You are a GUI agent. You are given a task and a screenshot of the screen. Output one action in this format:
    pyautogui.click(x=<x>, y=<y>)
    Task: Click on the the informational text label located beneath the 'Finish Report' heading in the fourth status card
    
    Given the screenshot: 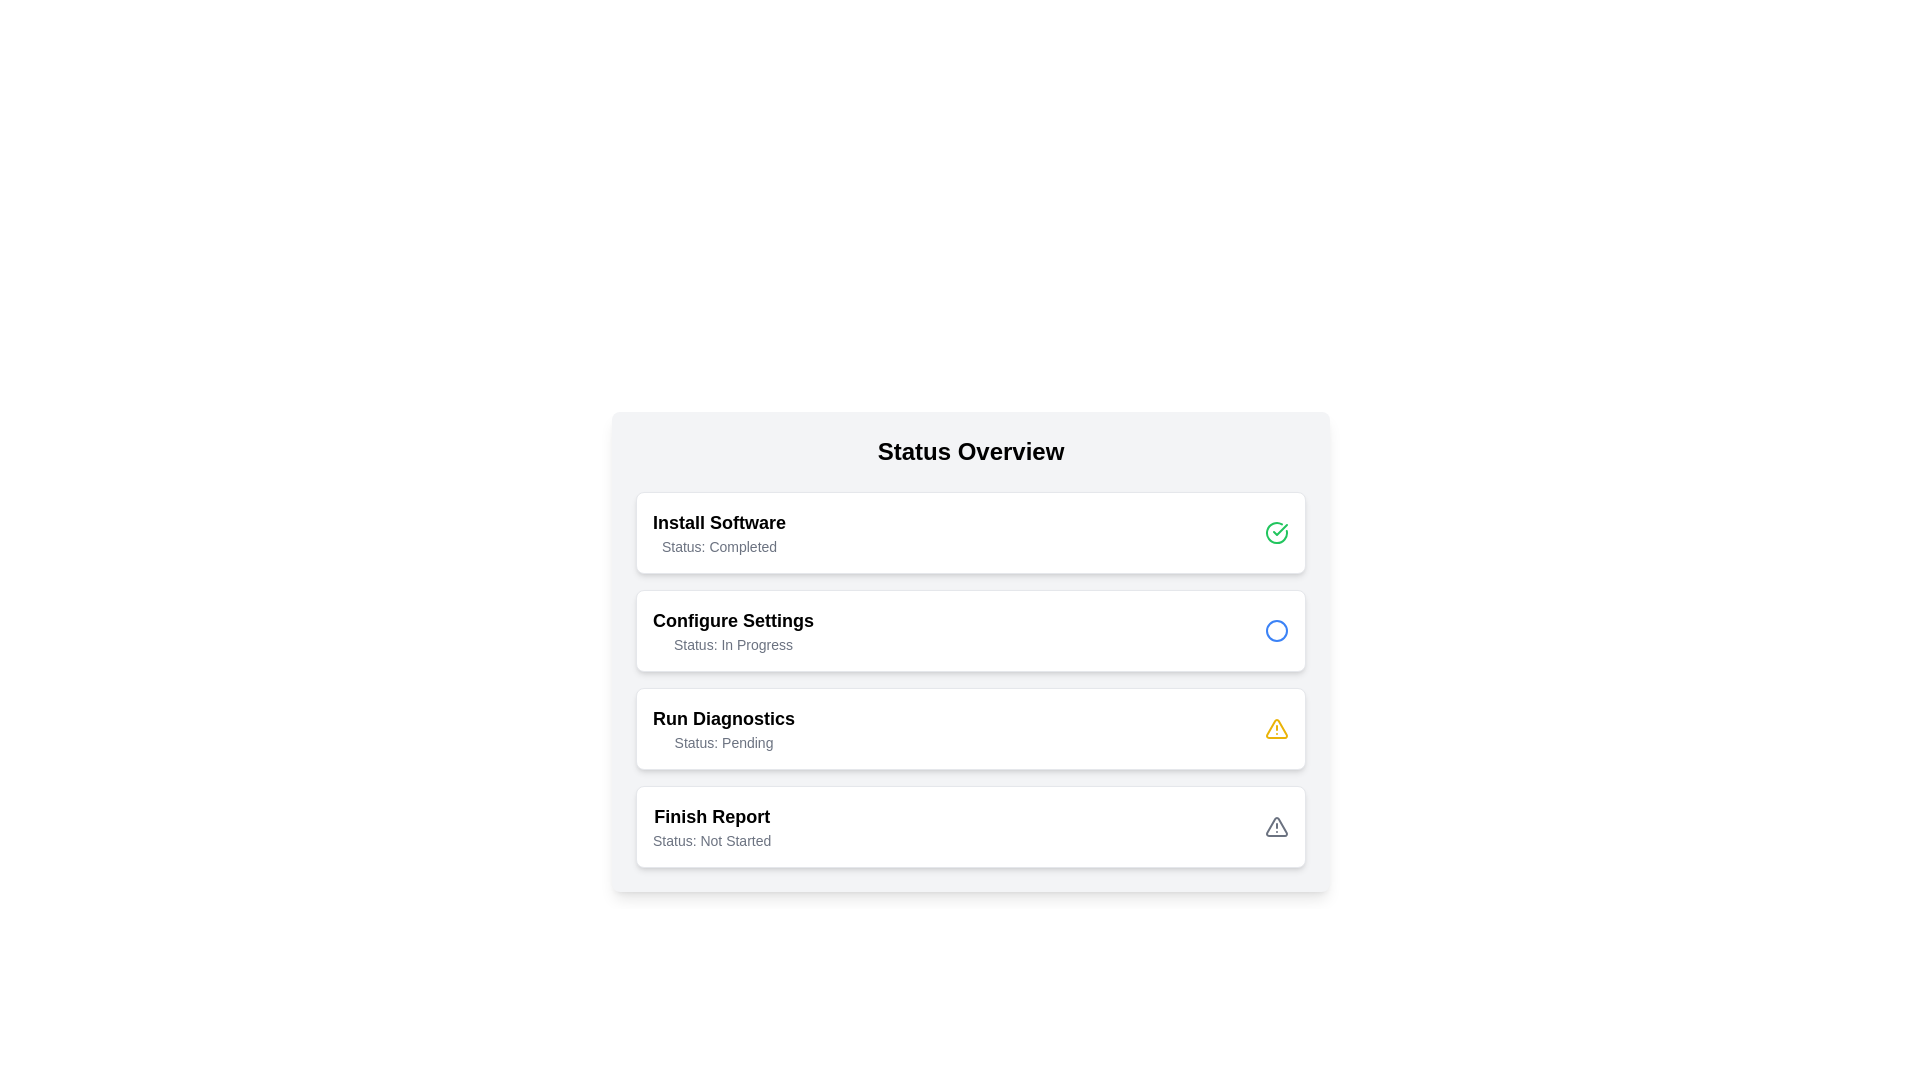 What is the action you would take?
    pyautogui.click(x=712, y=840)
    